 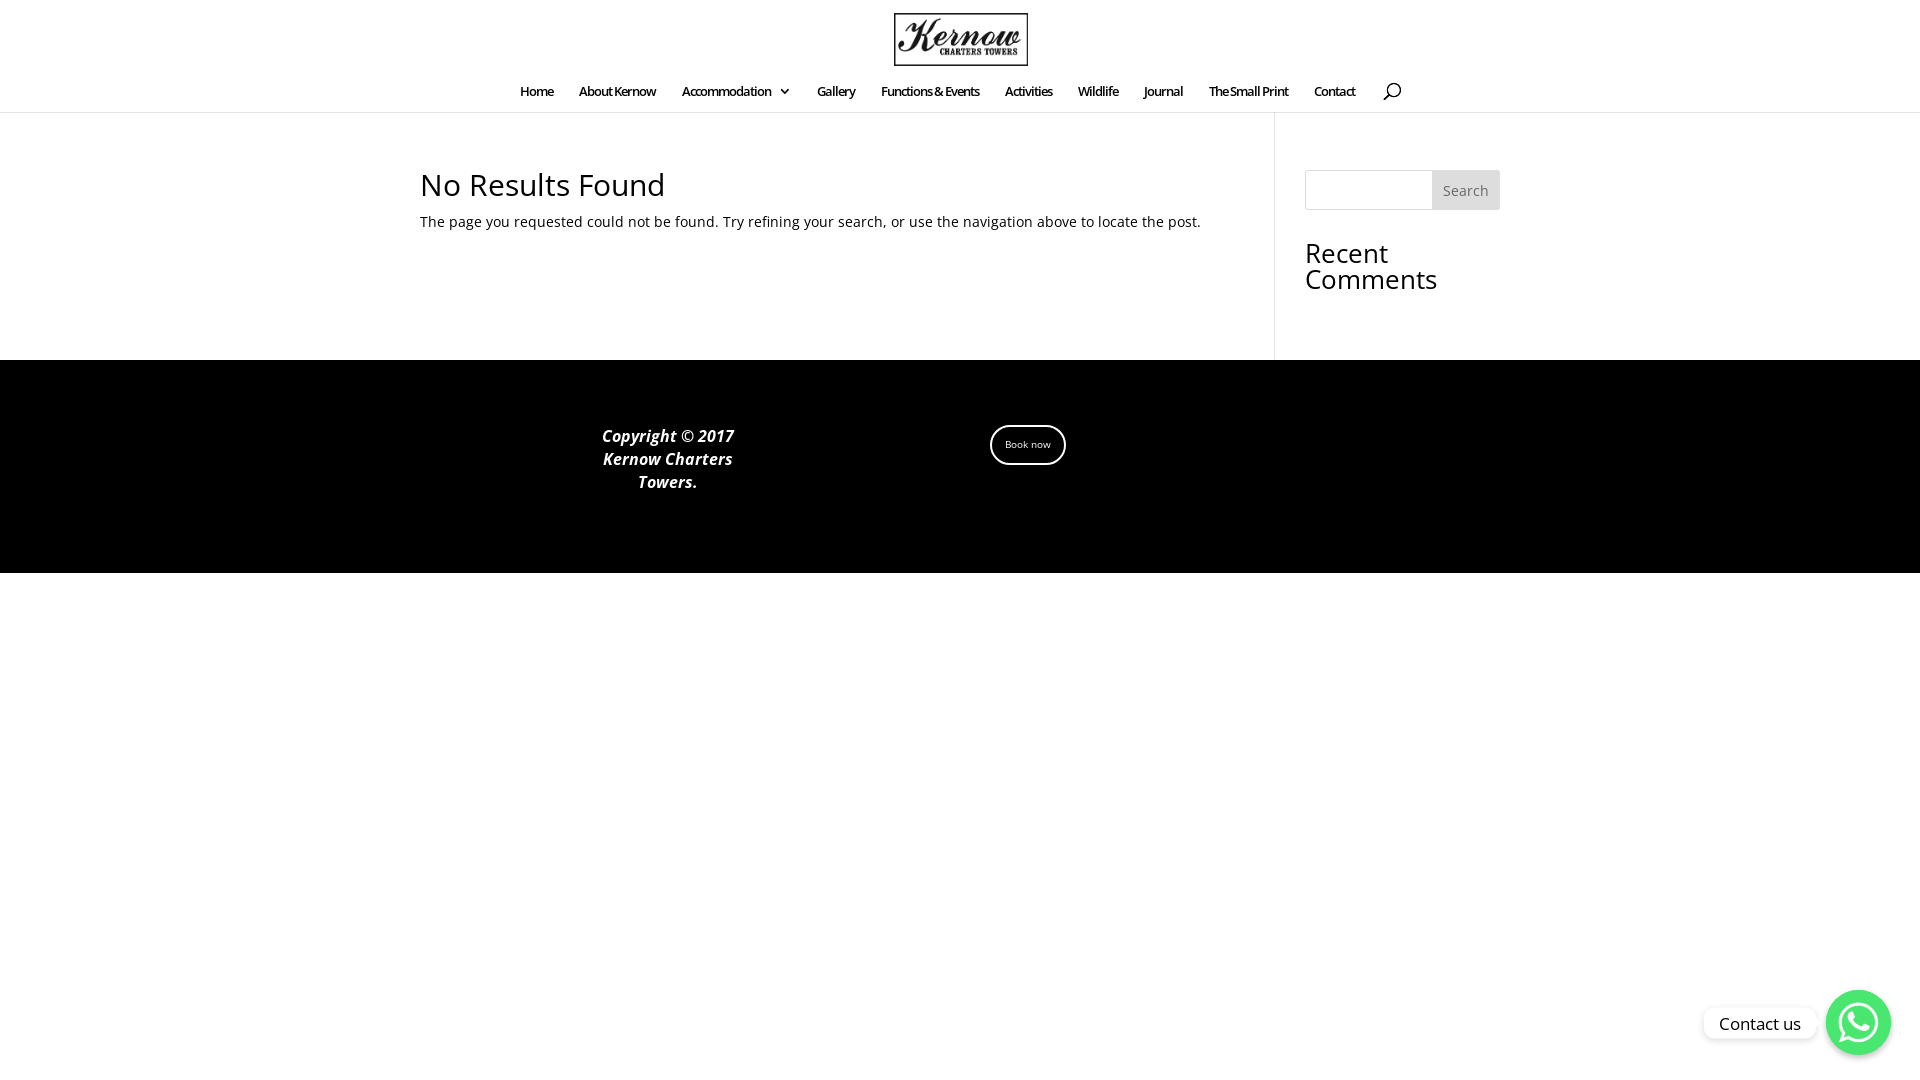 I want to click on 'Home', so click(x=536, y=97).